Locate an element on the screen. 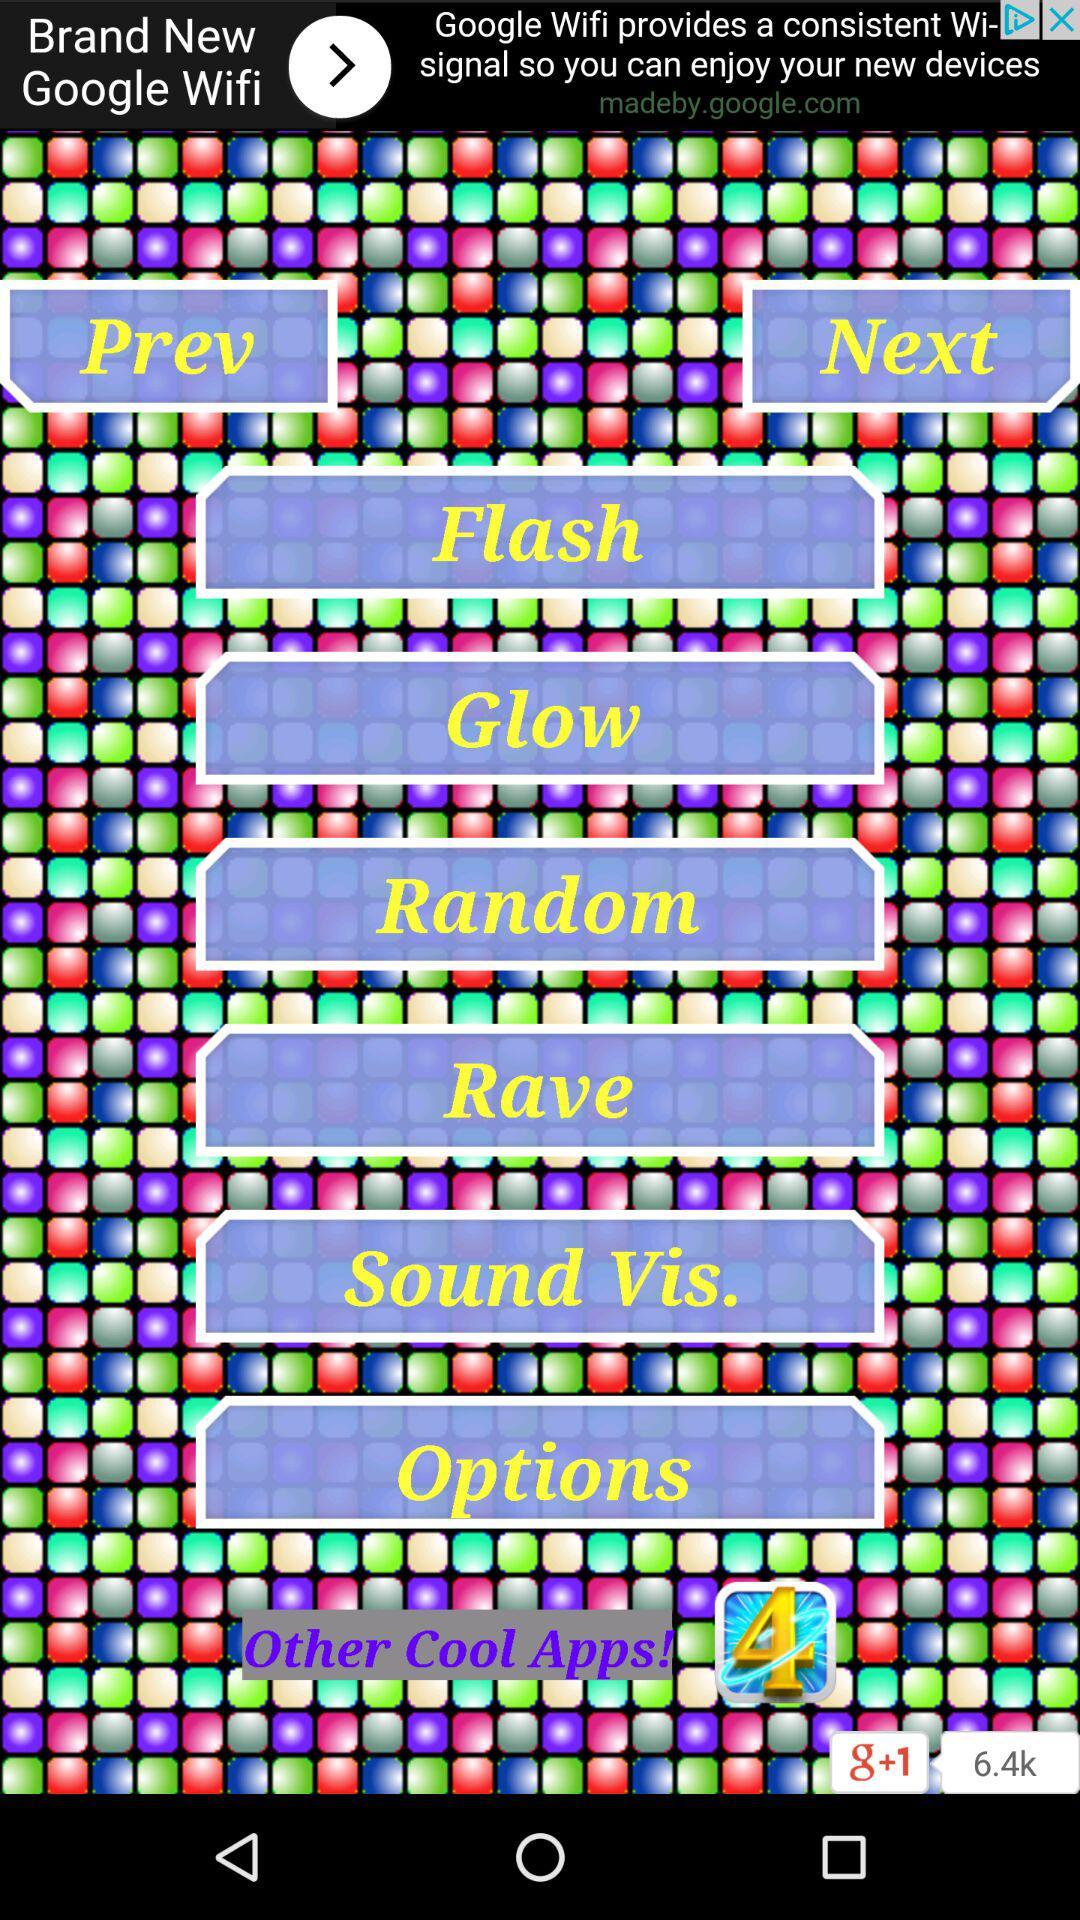  clickable advertisement is located at coordinates (540, 65).